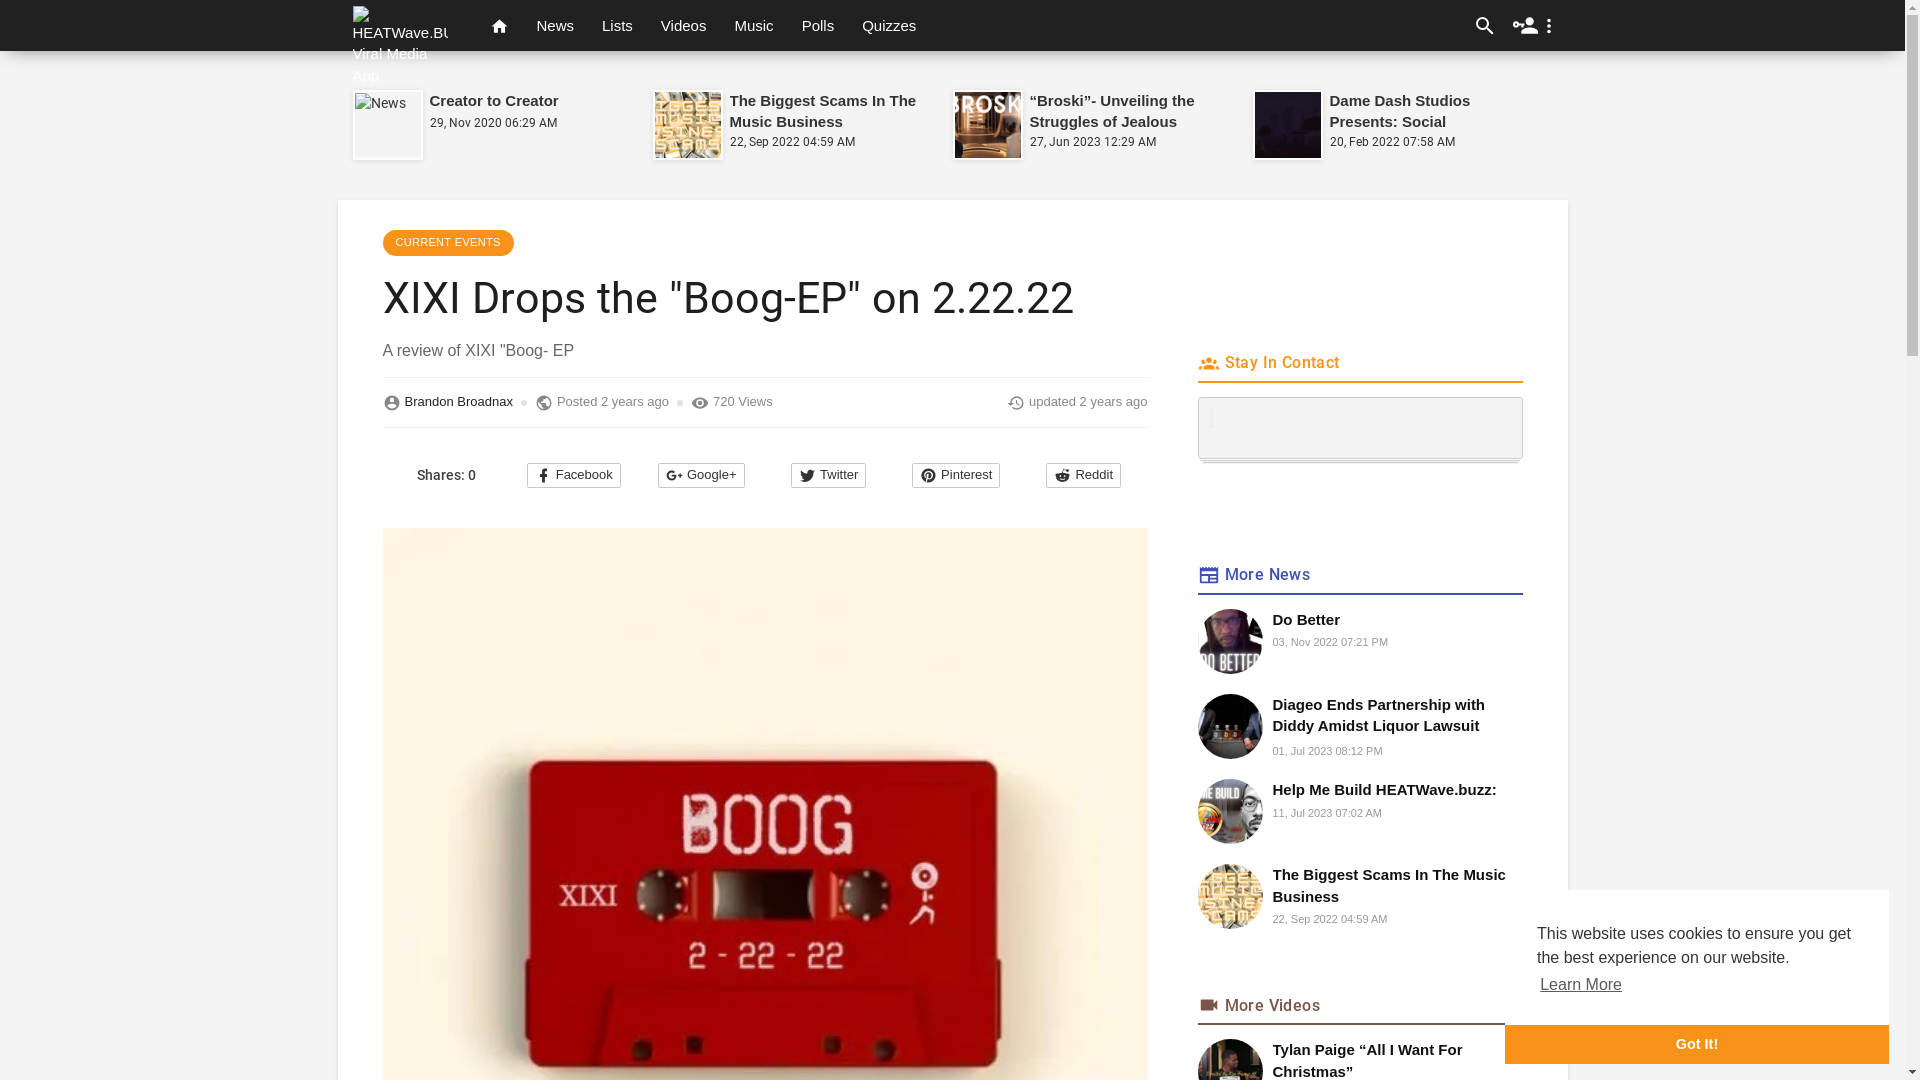  I want to click on 'Videos', so click(684, 25).